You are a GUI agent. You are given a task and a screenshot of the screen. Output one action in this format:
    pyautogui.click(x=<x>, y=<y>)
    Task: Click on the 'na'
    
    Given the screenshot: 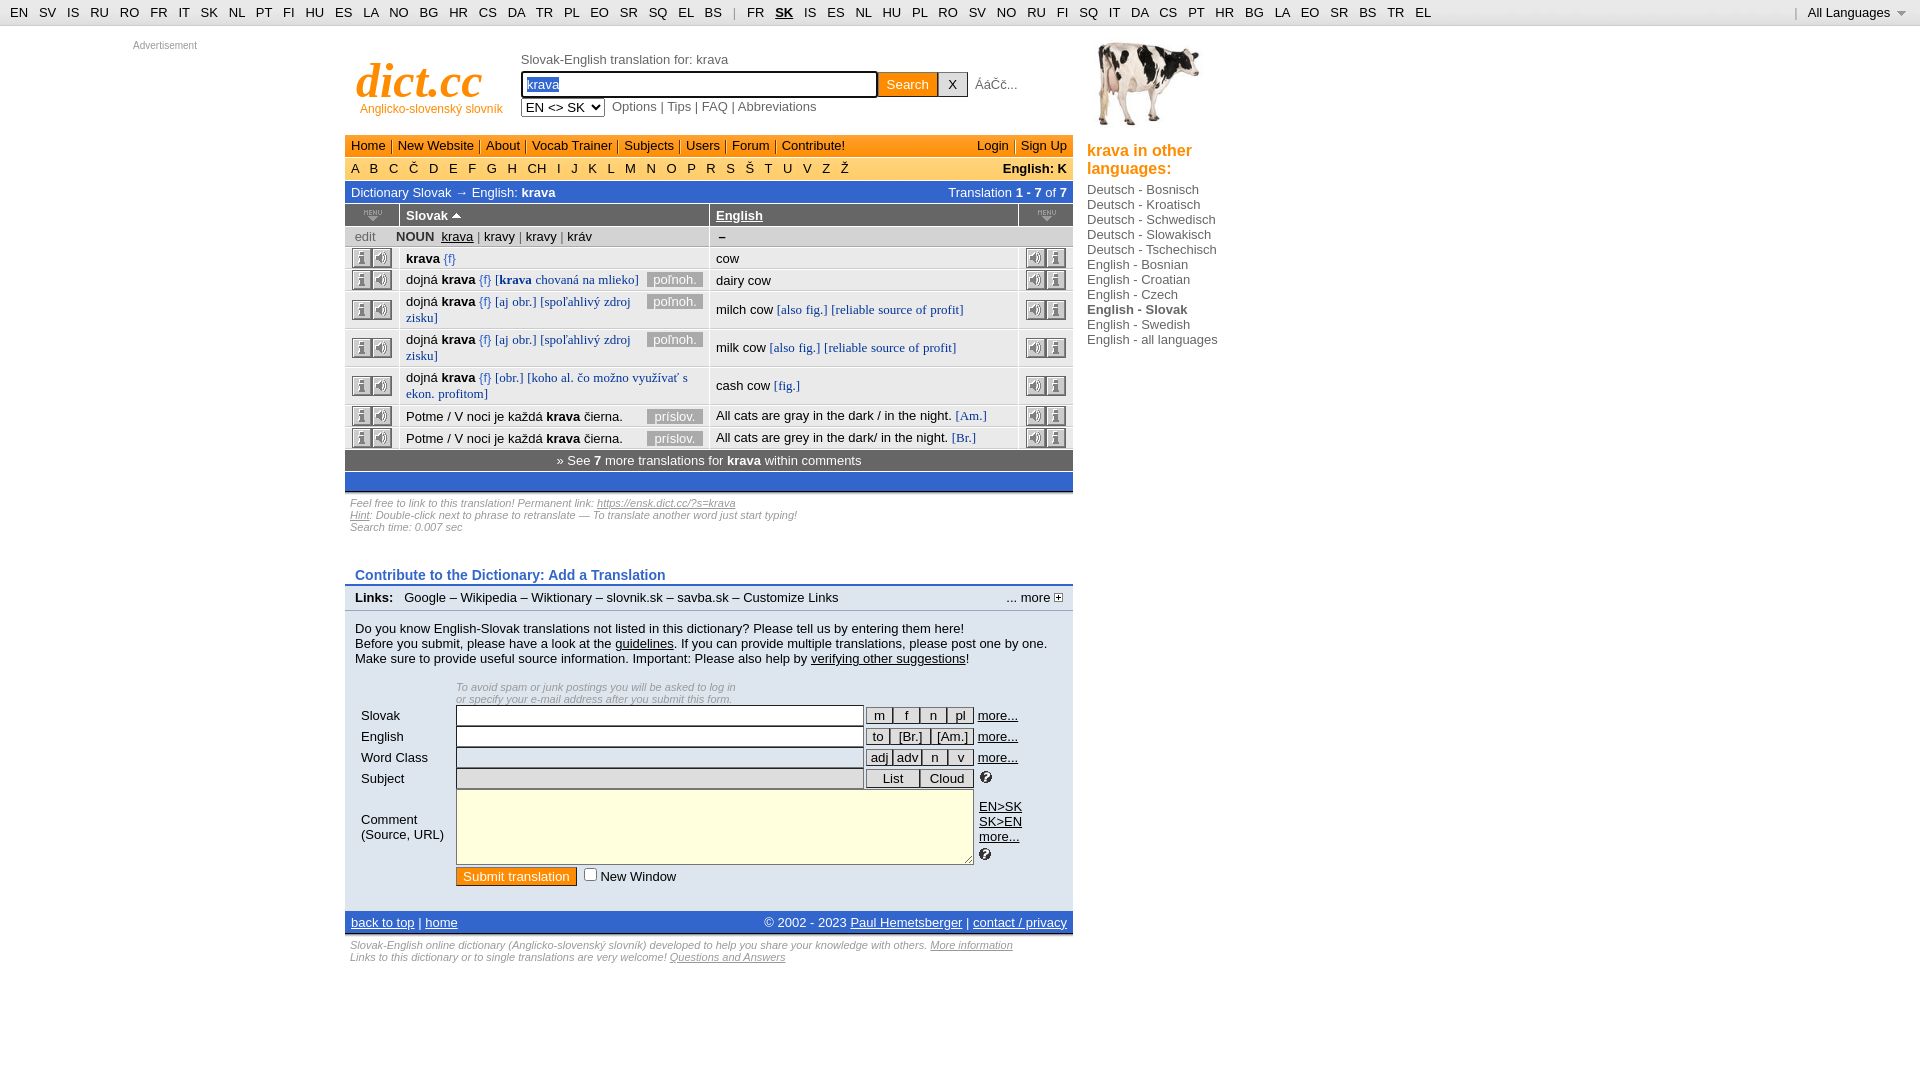 What is the action you would take?
    pyautogui.click(x=580, y=279)
    